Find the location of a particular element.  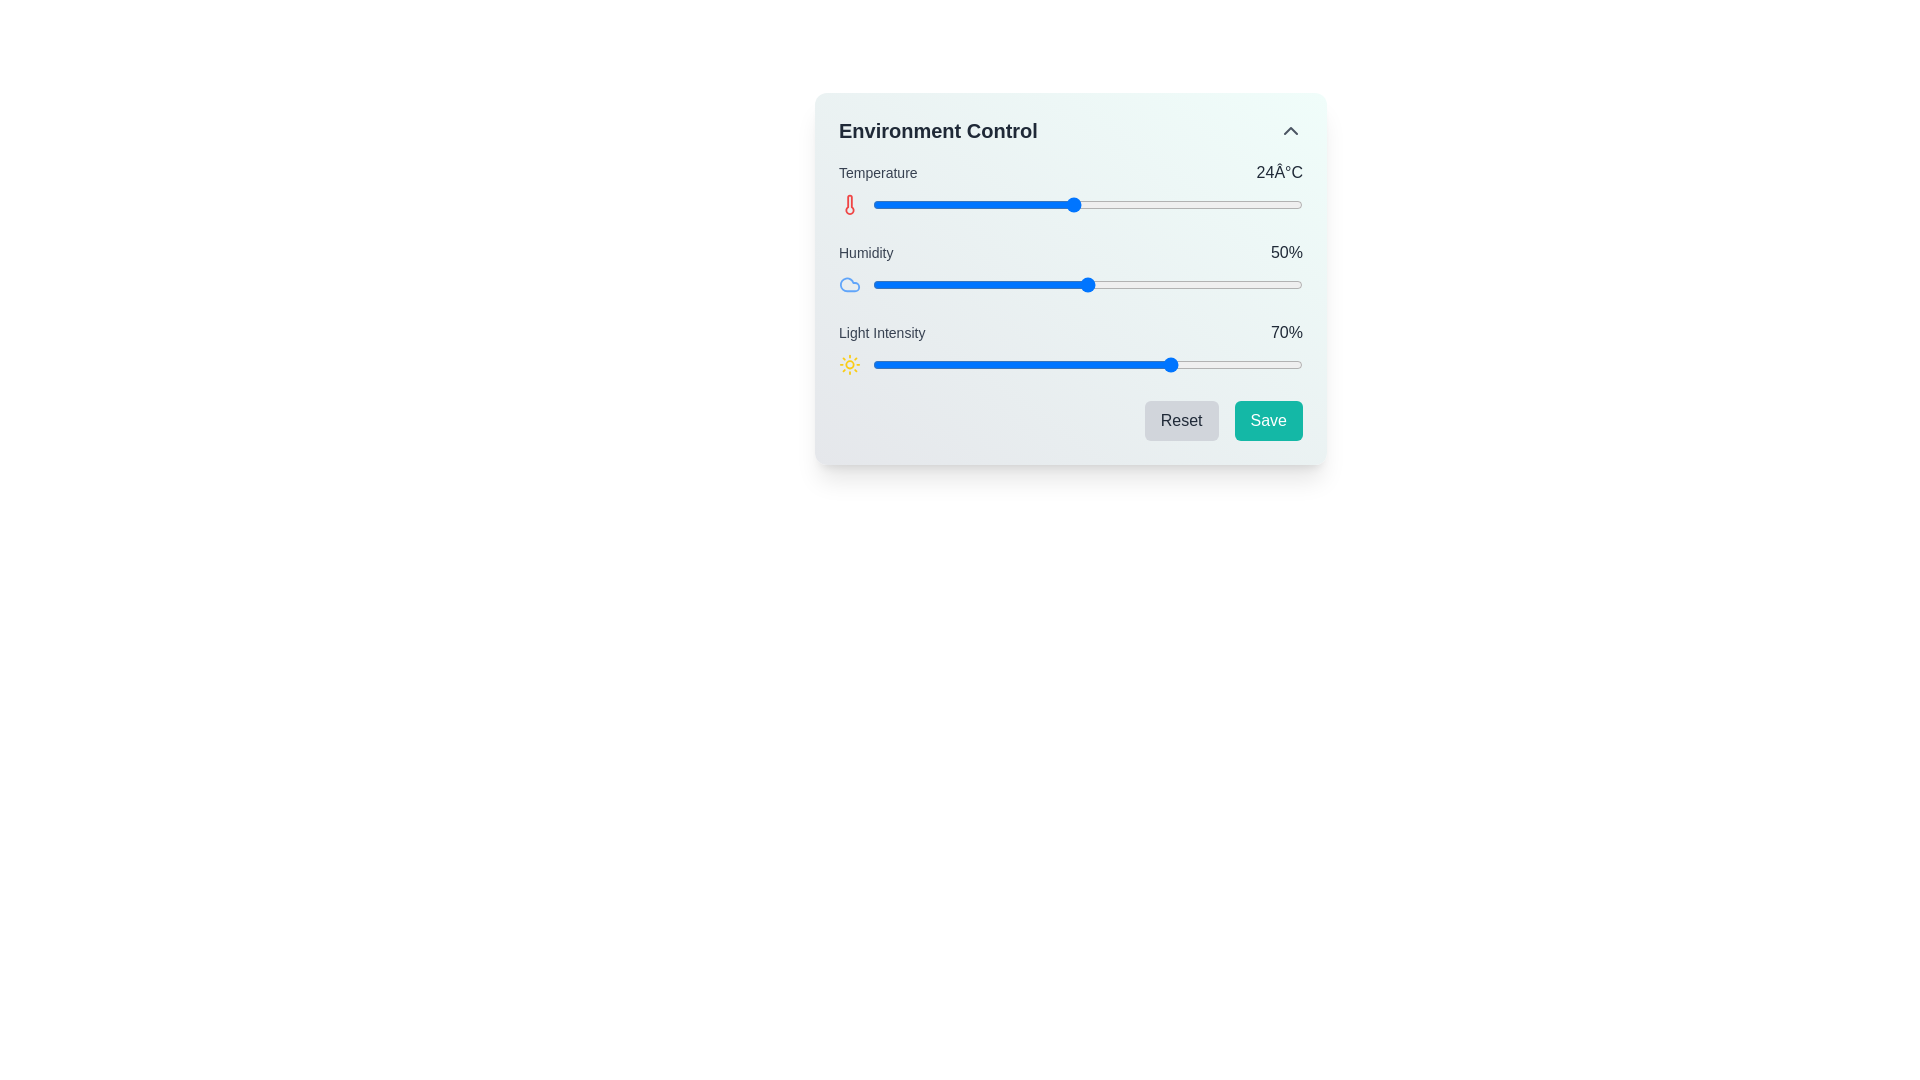

the humidity is located at coordinates (1246, 285).